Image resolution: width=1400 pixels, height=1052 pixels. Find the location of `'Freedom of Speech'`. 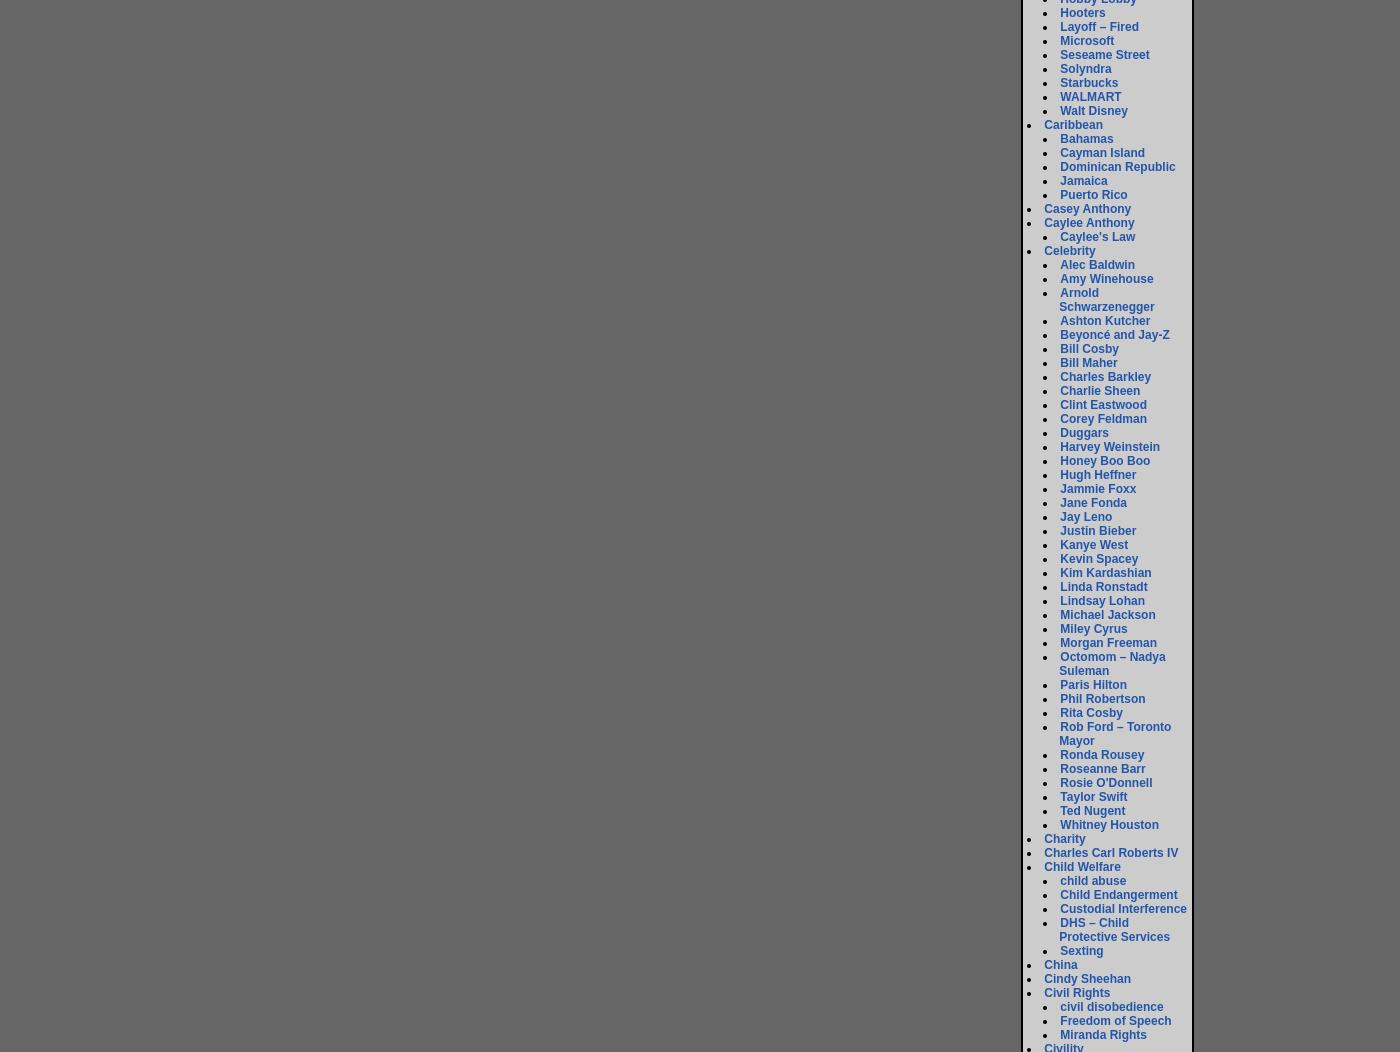

'Freedom of Speech' is located at coordinates (1115, 1019).